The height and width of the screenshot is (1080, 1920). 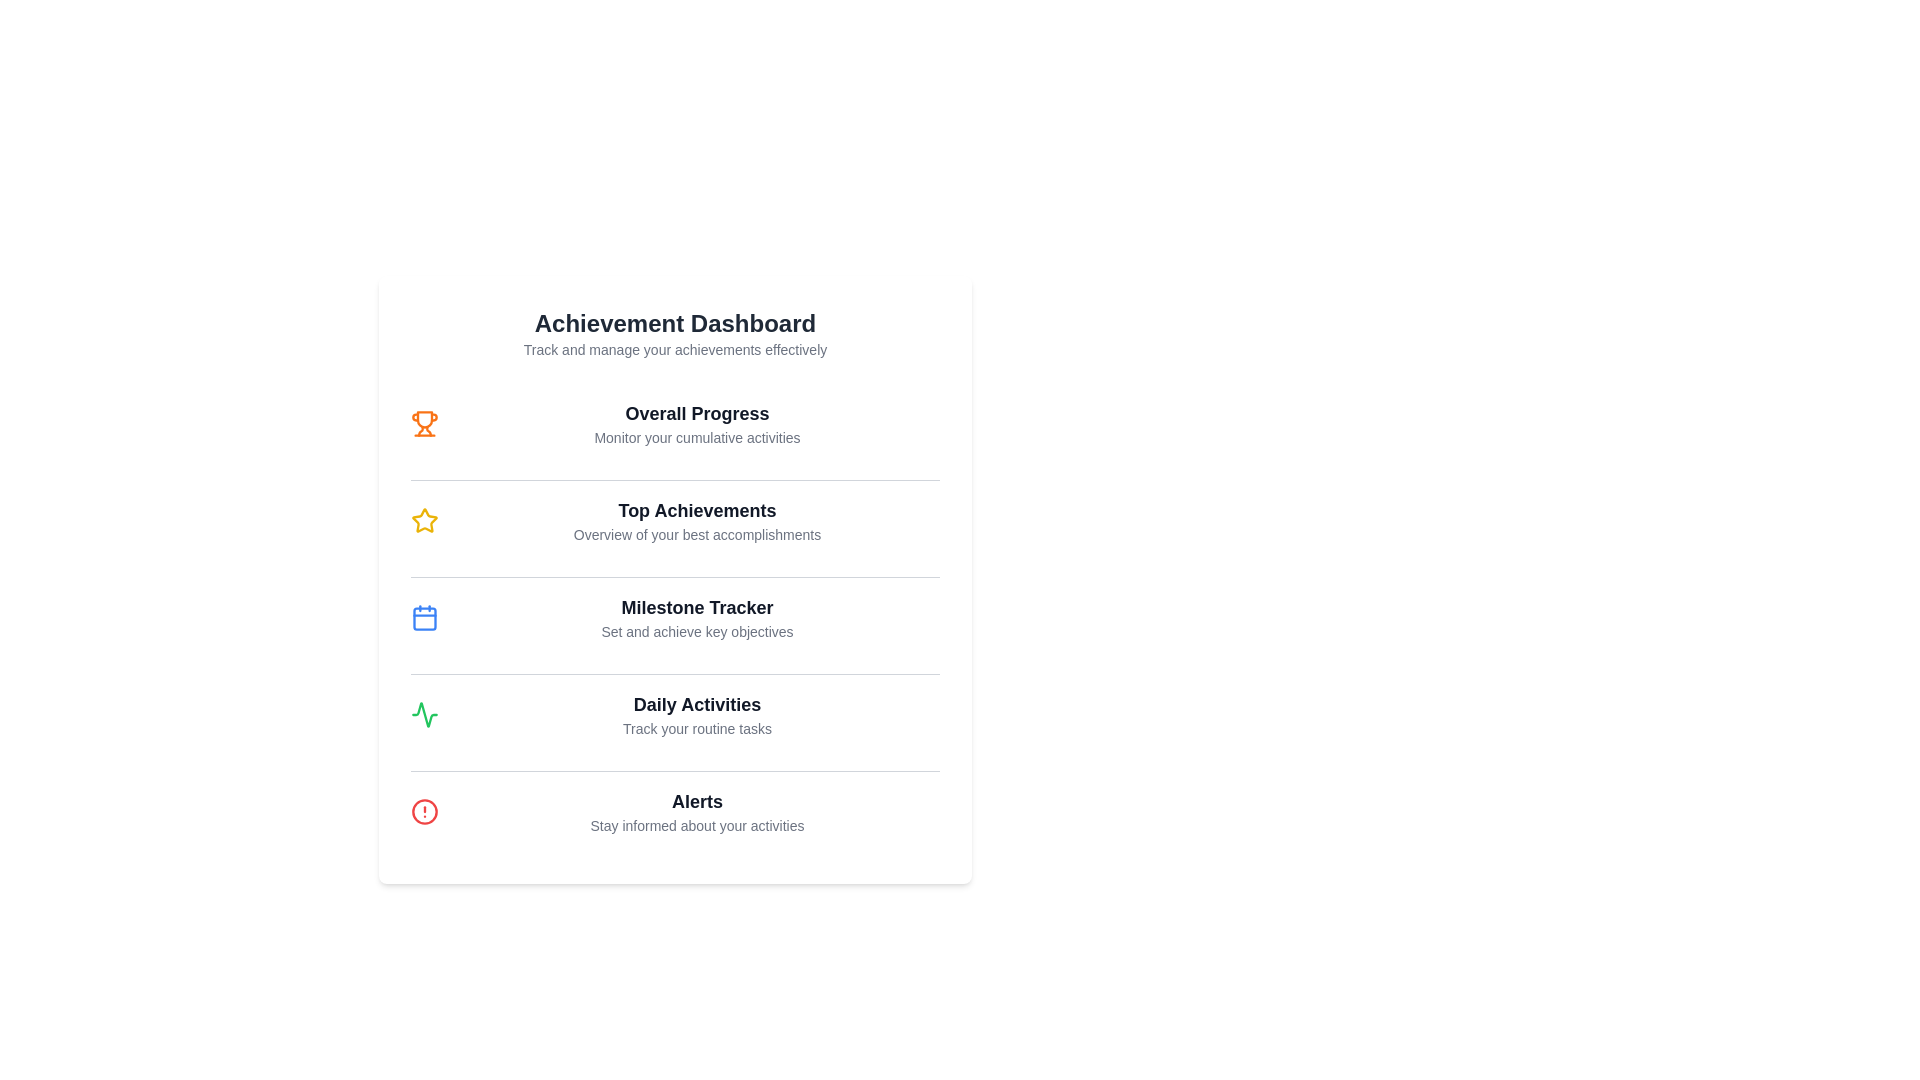 I want to click on the 'Top Achievements' text label, which is styled in bold and large font, located at the center of the dashboard interface, so click(x=697, y=509).